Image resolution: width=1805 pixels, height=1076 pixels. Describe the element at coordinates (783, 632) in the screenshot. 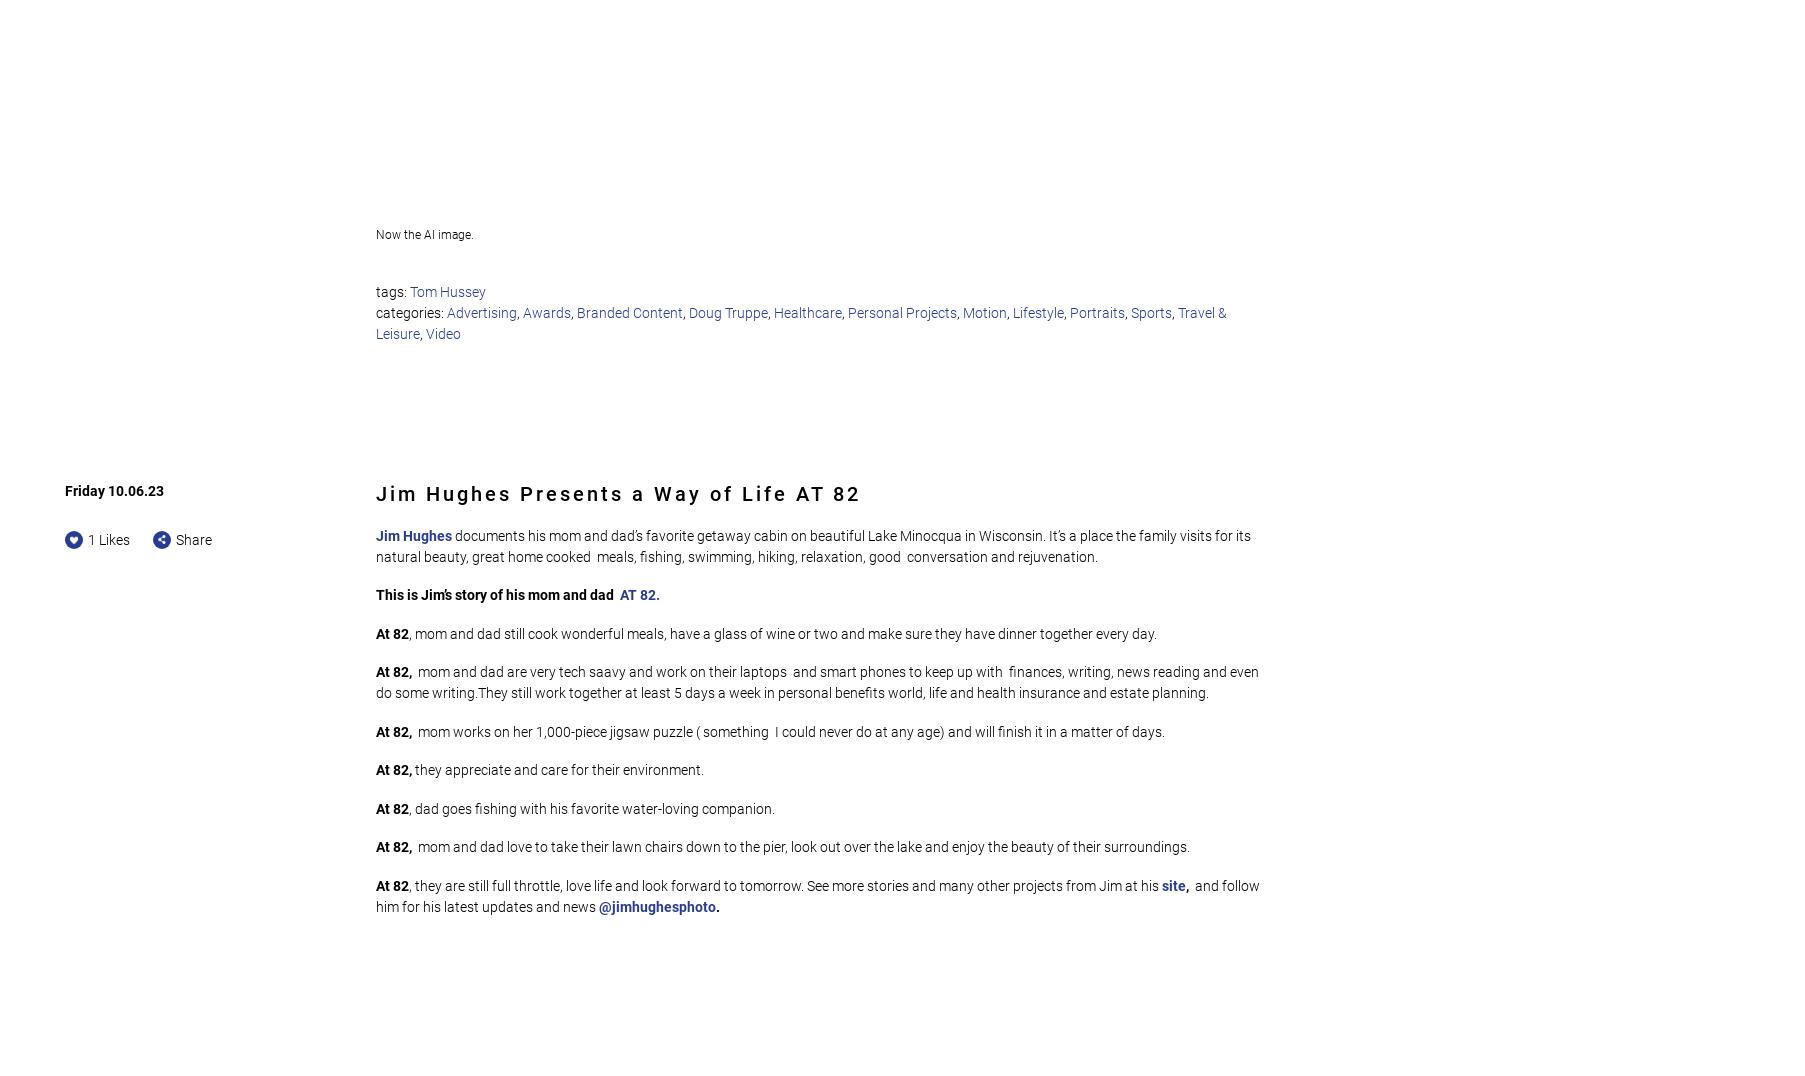

I see `', mom and dad still cook wonderful meals, have a glass of wine or two and make sure they have dinner together every day.'` at that location.